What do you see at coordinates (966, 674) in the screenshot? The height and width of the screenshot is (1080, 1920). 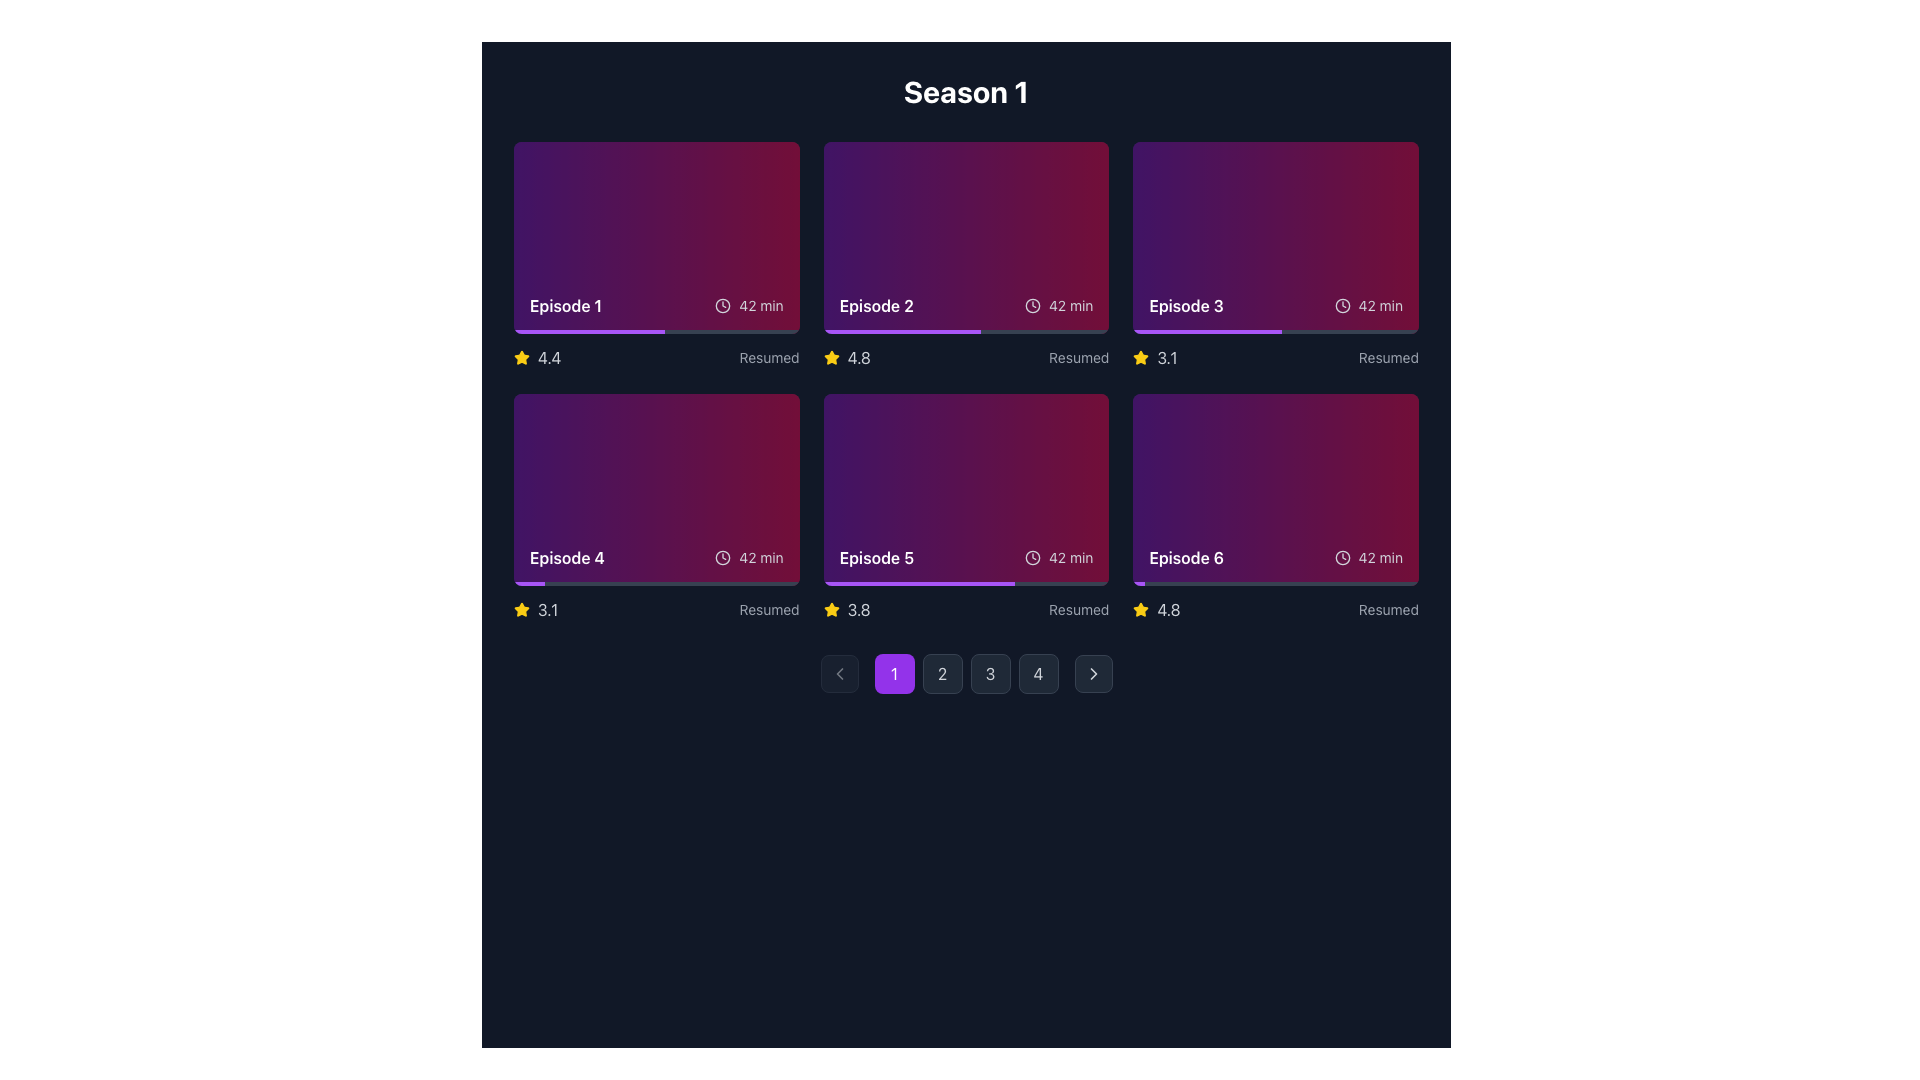 I see `the button labeled '2', which is styled as a dark box with light text, located in the pagination bar to provide interaction feedback` at bounding box center [966, 674].